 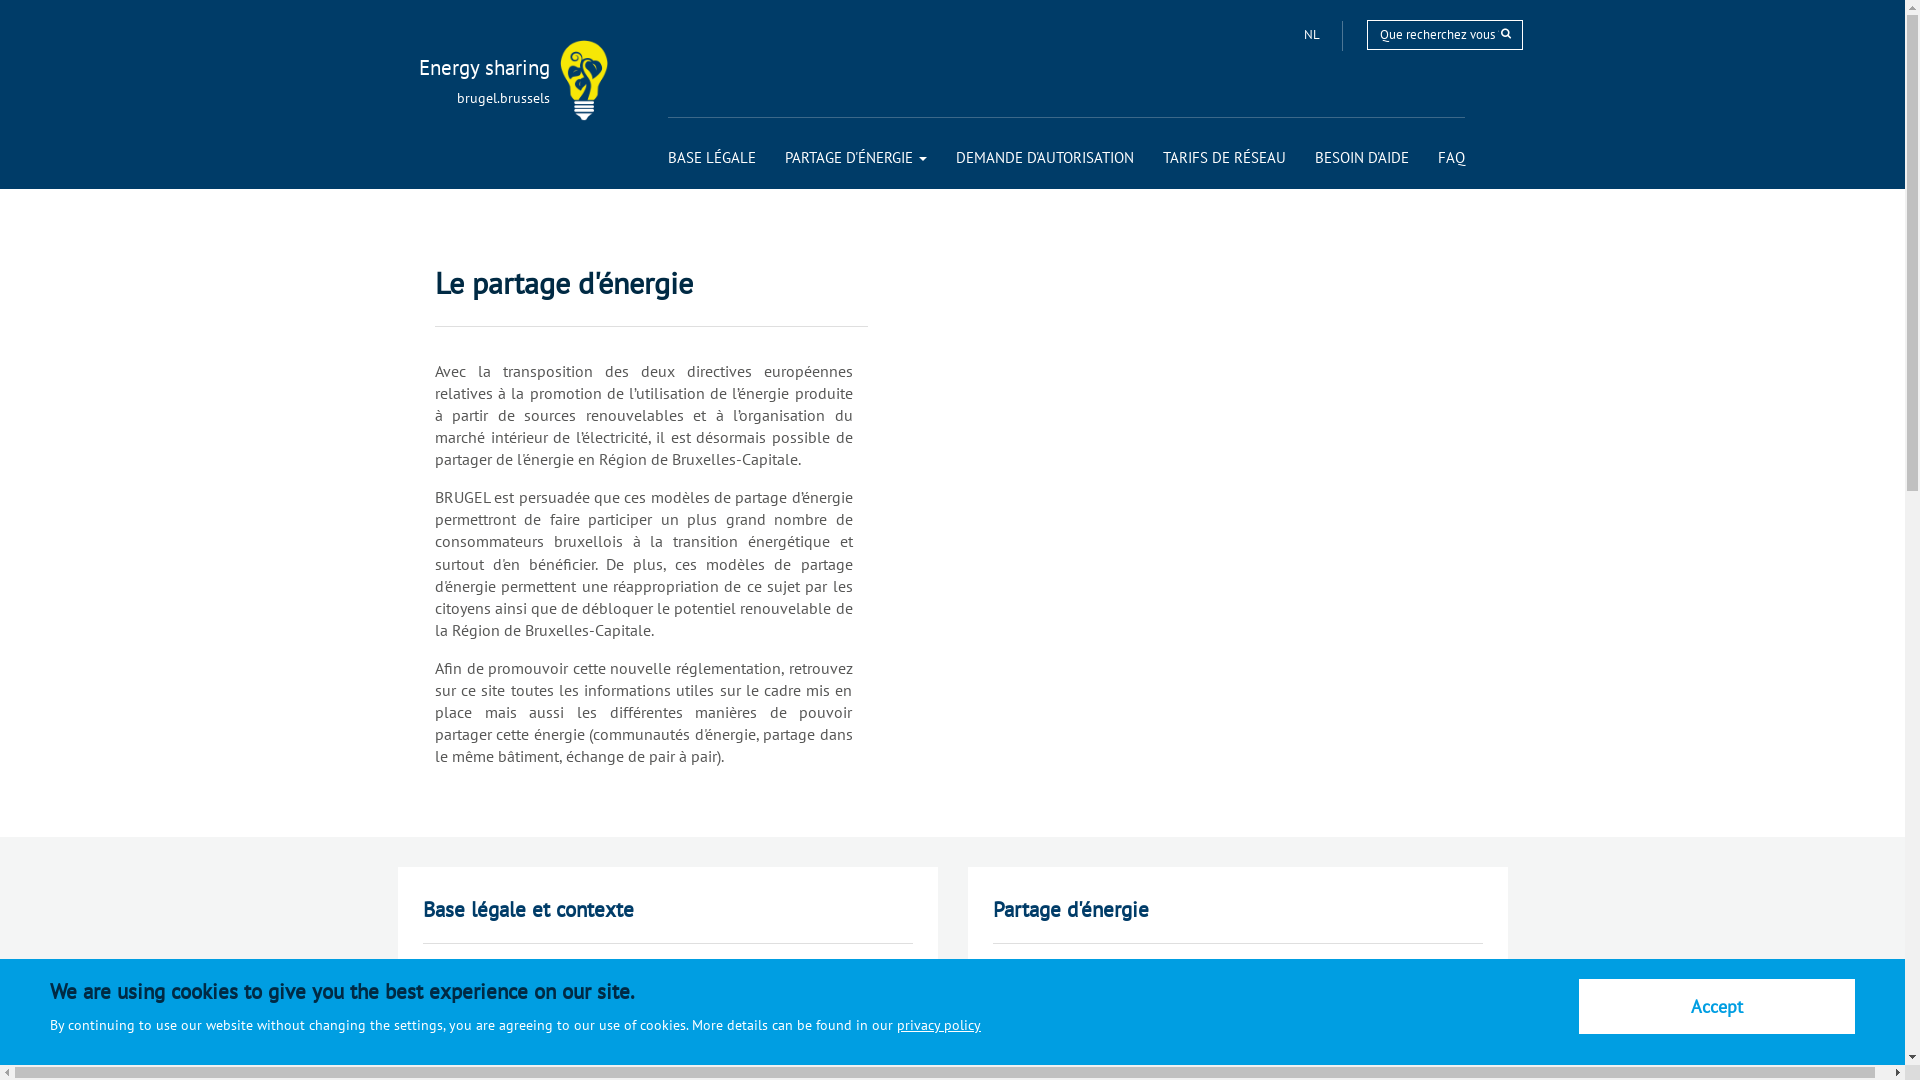 I want to click on 'Accept', so click(x=1716, y=1006).